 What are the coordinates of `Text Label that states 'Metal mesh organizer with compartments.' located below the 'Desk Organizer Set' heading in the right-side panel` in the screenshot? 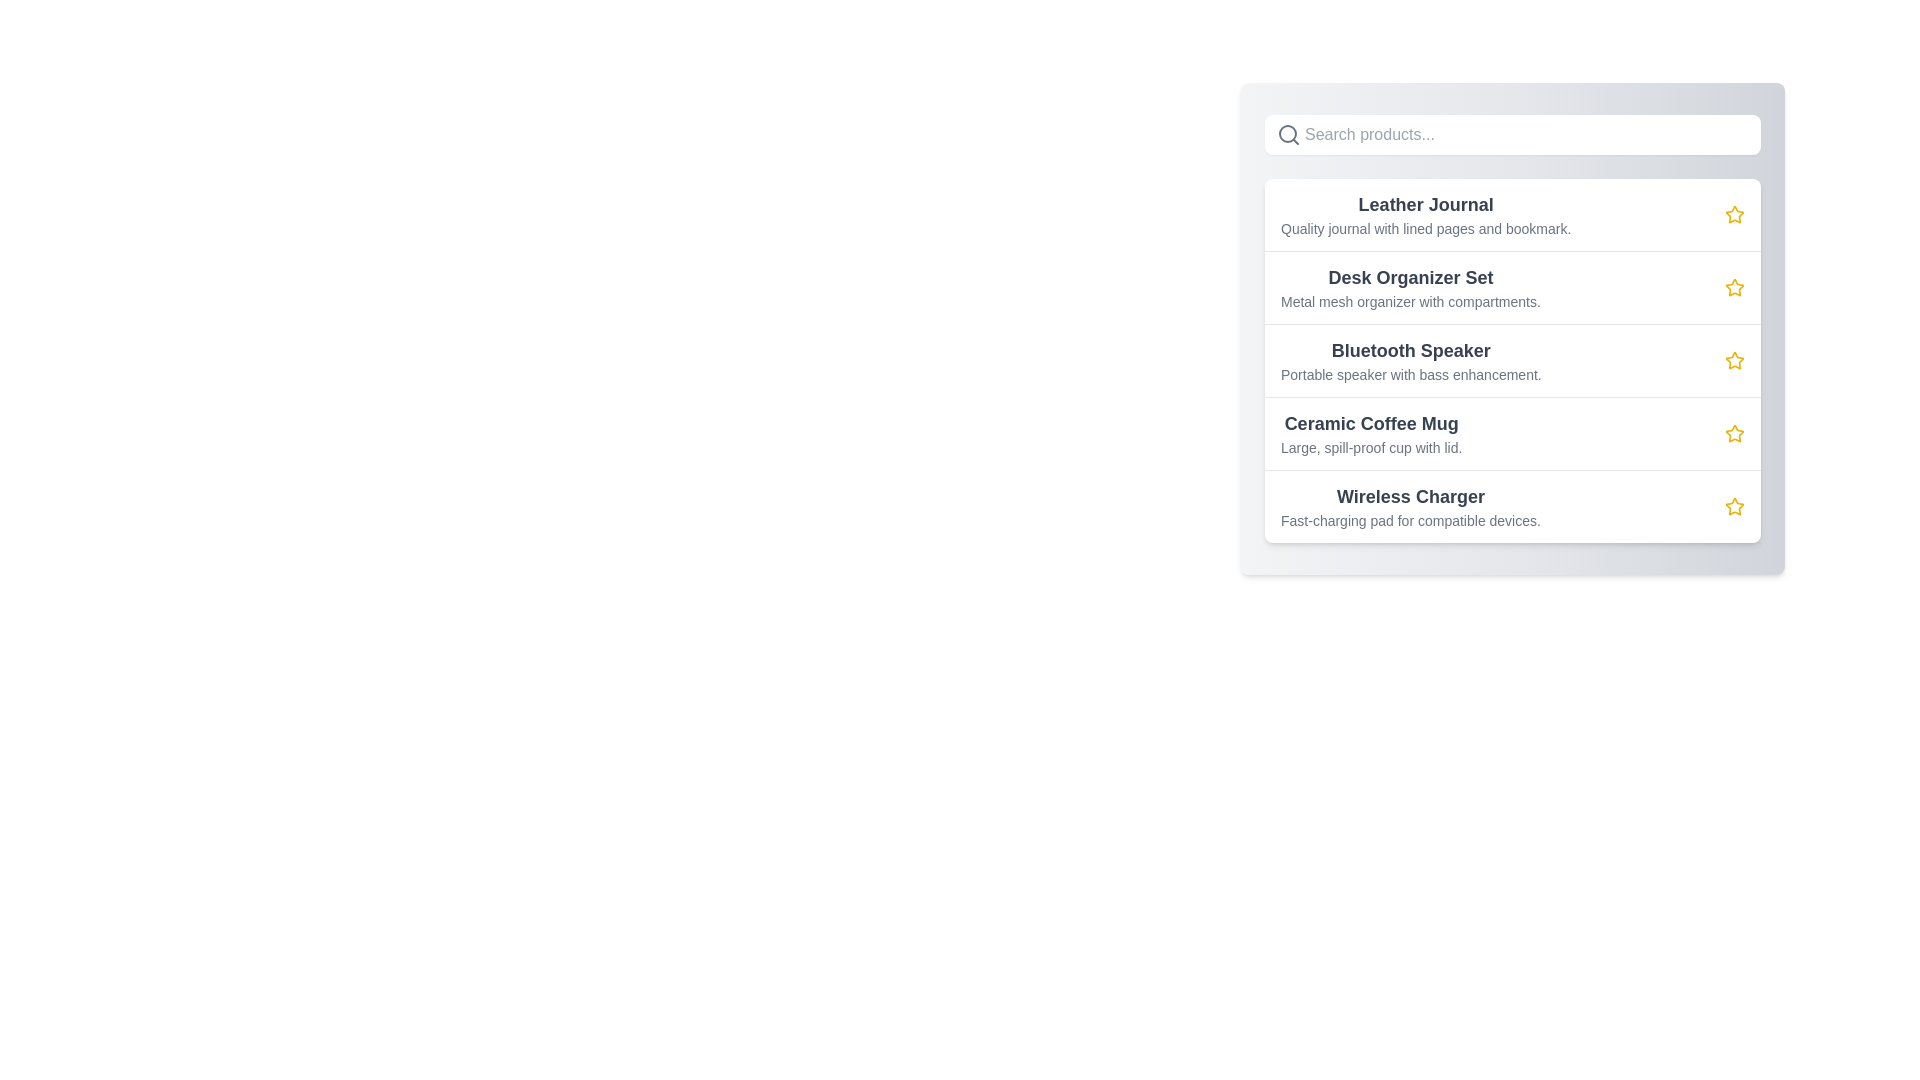 It's located at (1410, 301).